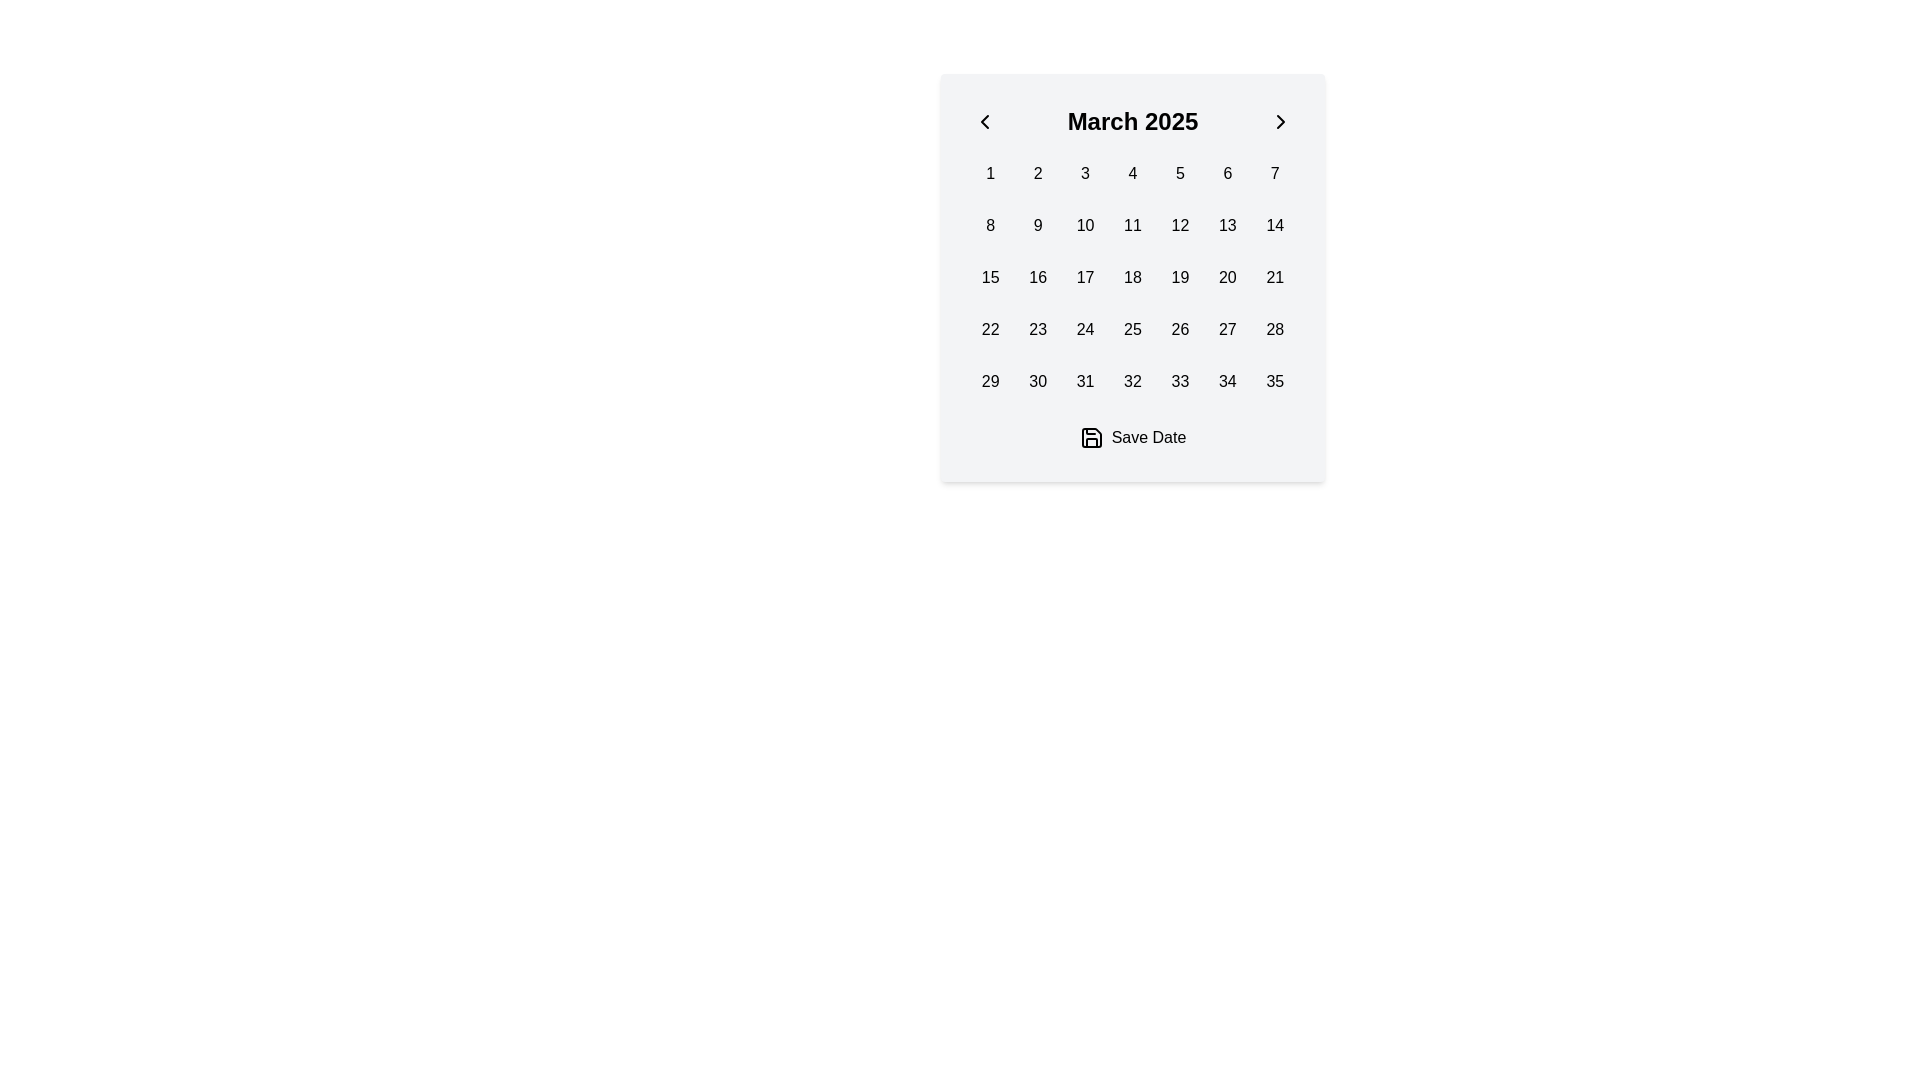 The width and height of the screenshot is (1920, 1080). What do you see at coordinates (1281, 122) in the screenshot?
I see `the navigation button located to the right of the text 'March 2025' in the calendar header` at bounding box center [1281, 122].